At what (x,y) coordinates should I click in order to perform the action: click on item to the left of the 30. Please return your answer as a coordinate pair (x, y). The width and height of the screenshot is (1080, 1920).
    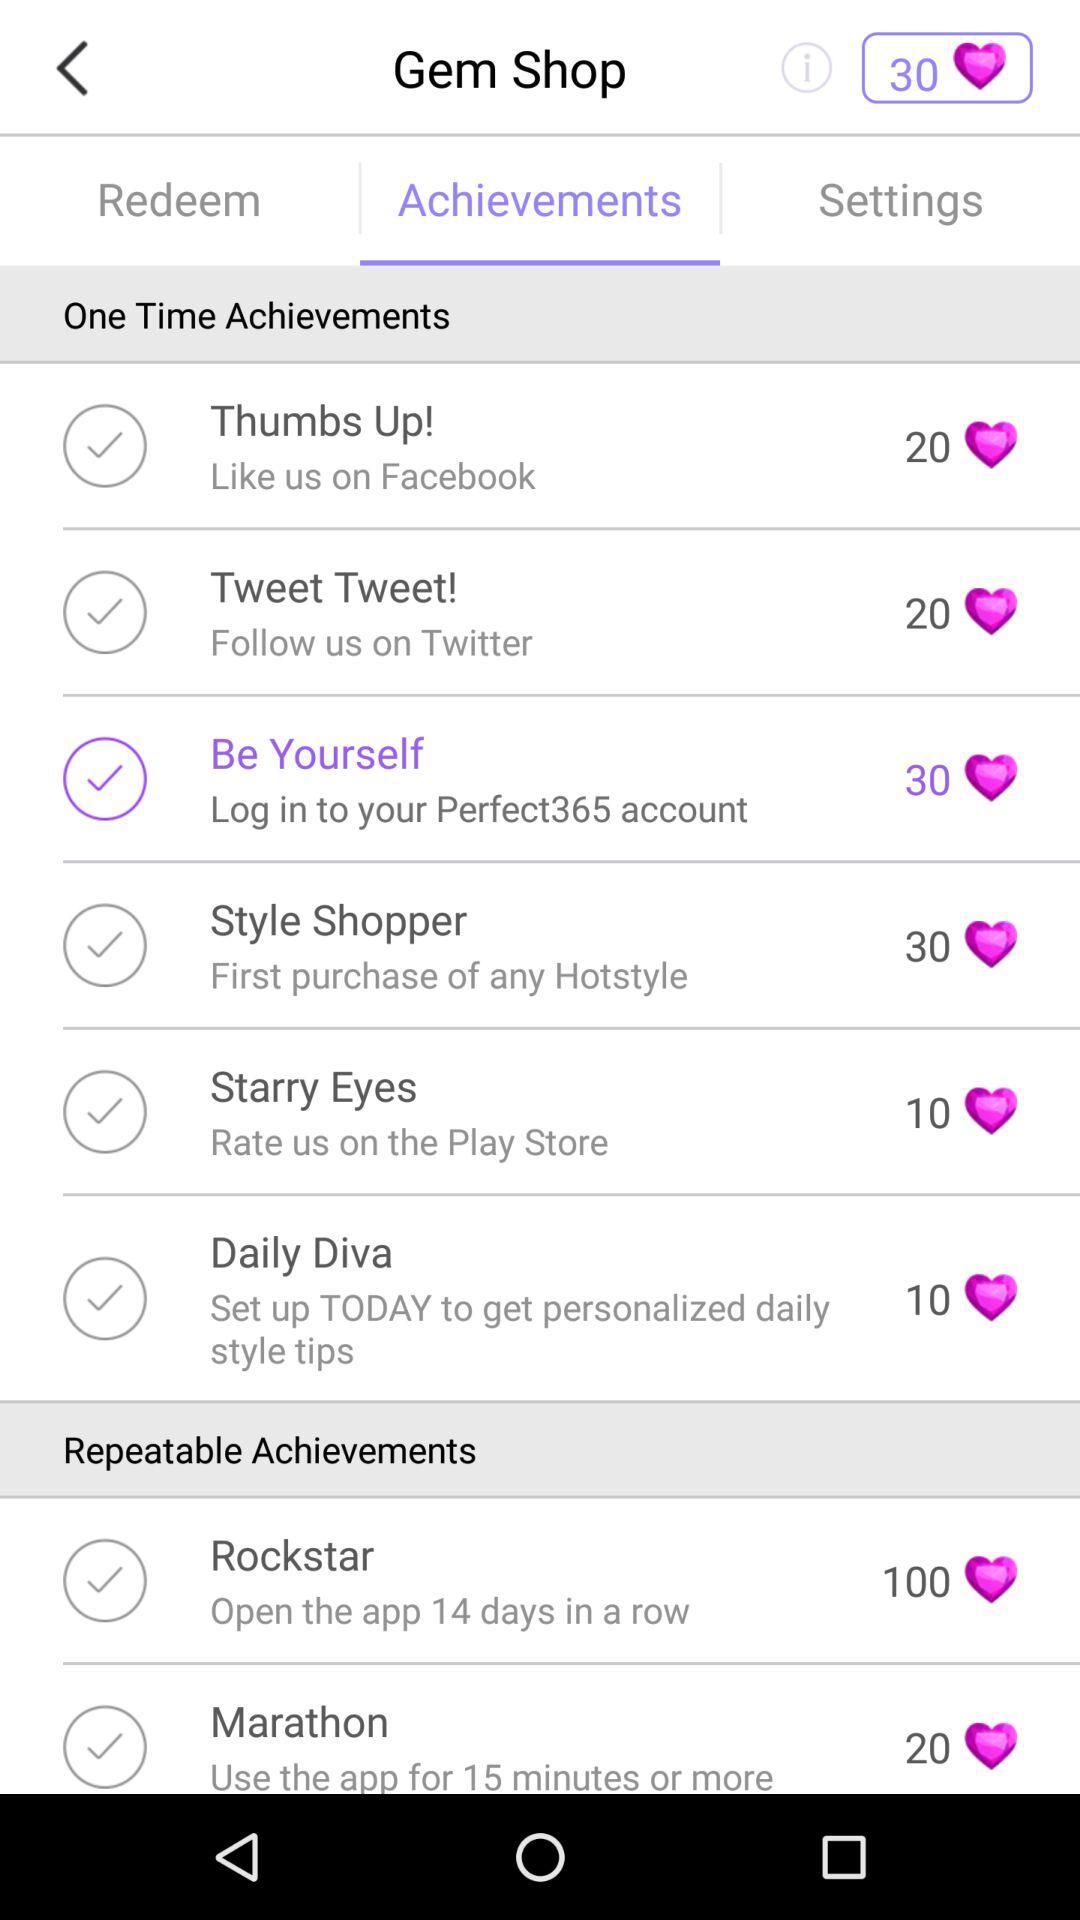
    Looking at the image, I should click on (315, 751).